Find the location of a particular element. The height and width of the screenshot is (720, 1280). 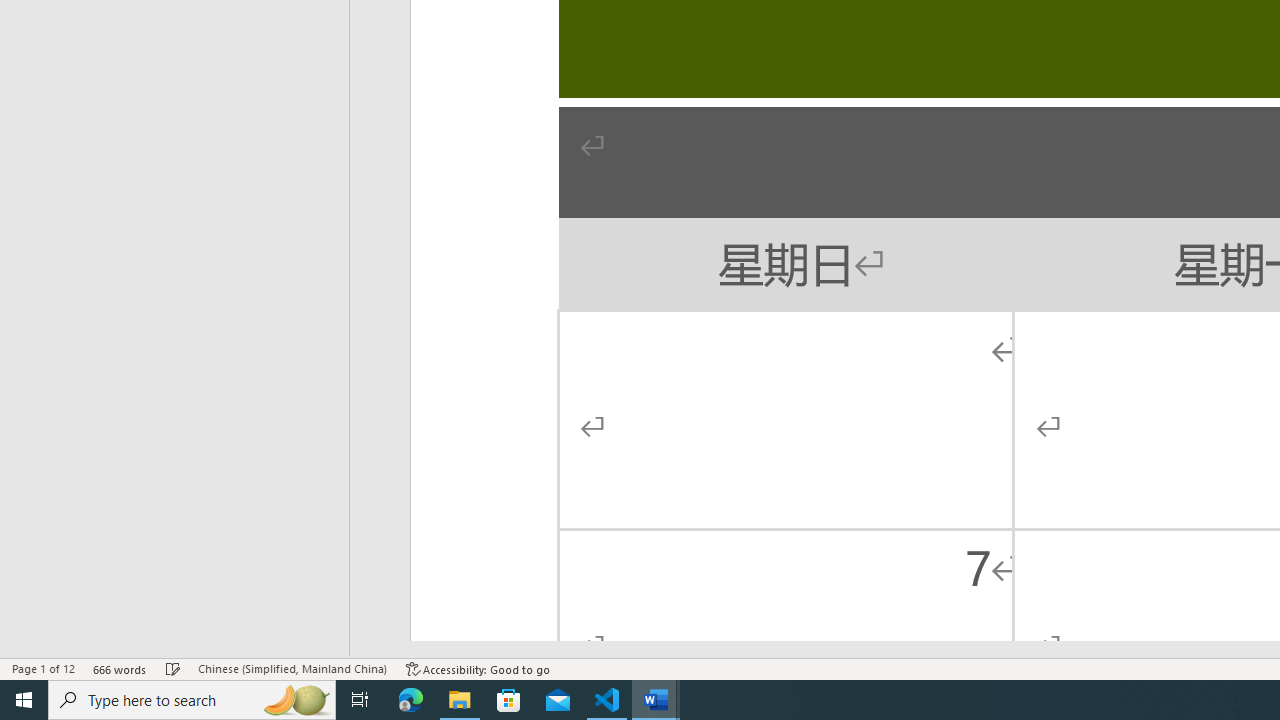

'Word Count 666 words' is located at coordinates (119, 669).